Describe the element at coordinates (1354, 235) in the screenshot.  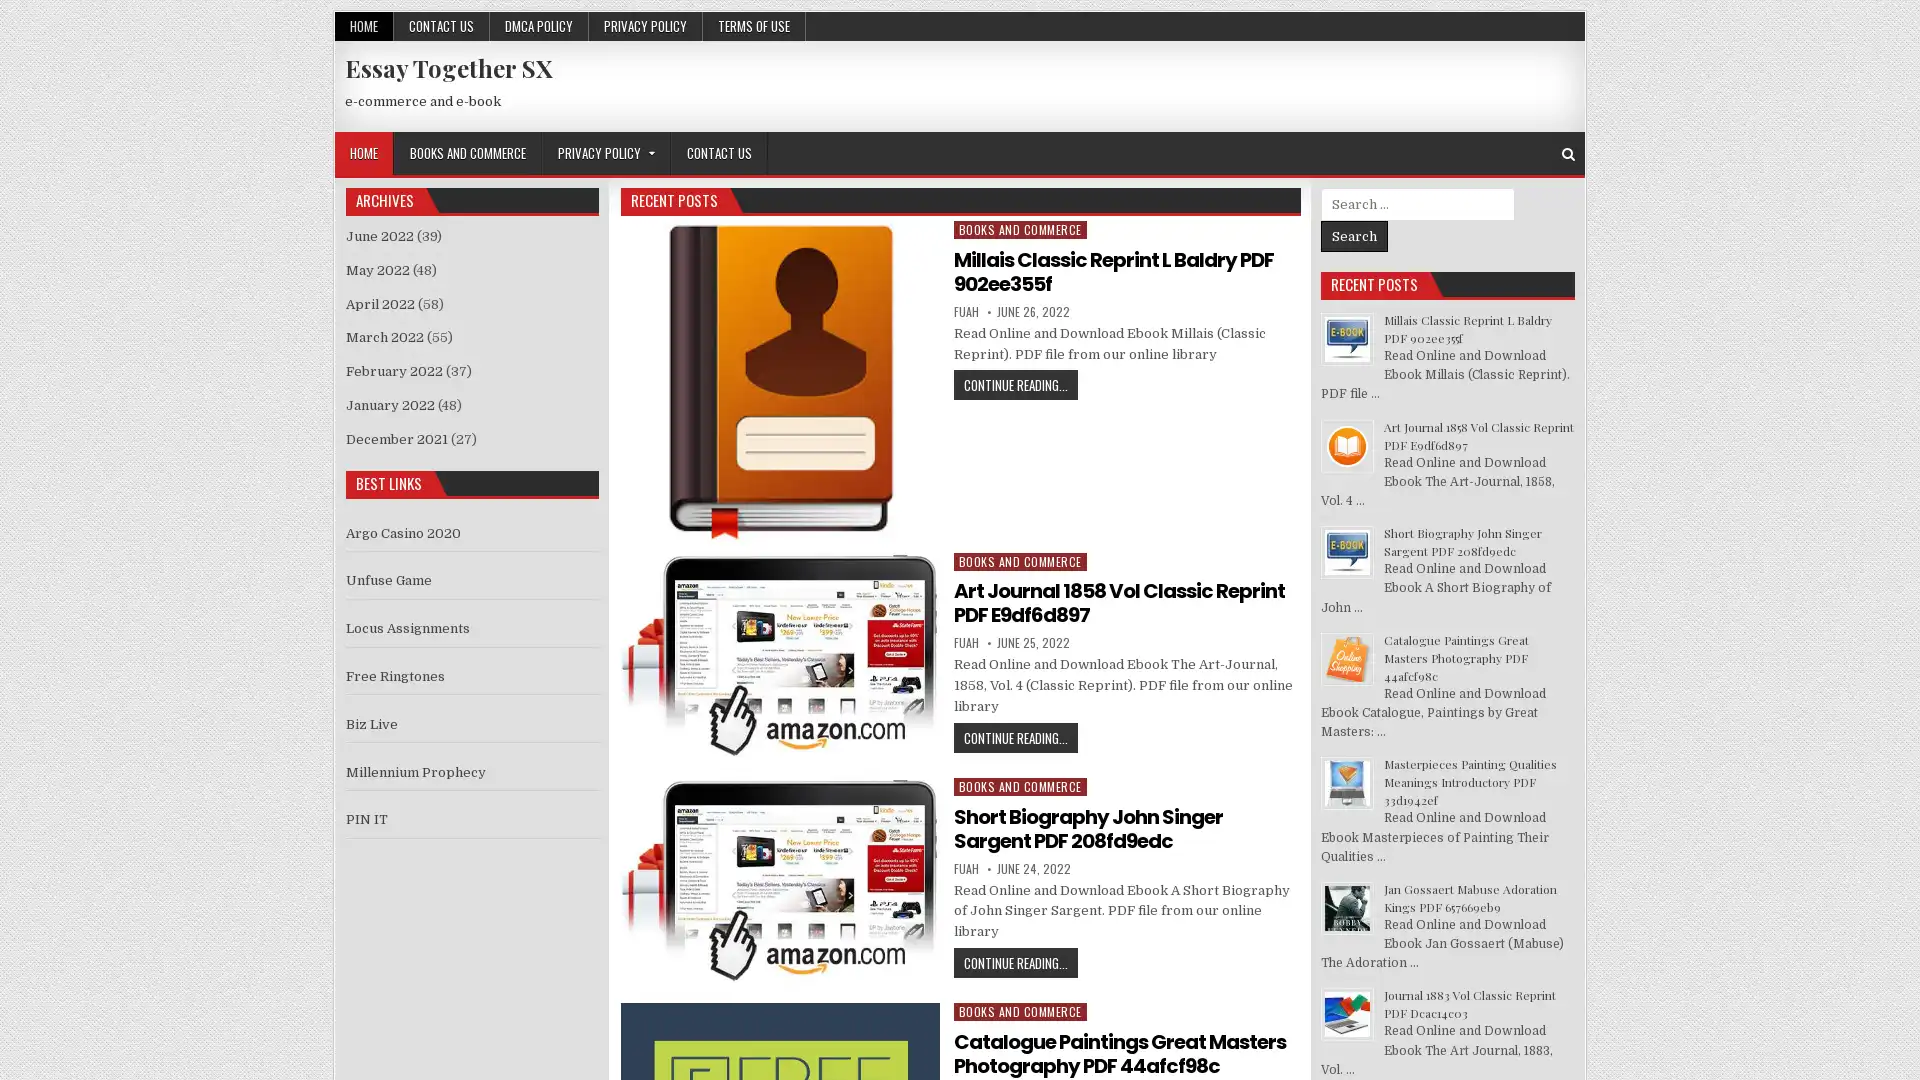
I see `Search` at that location.